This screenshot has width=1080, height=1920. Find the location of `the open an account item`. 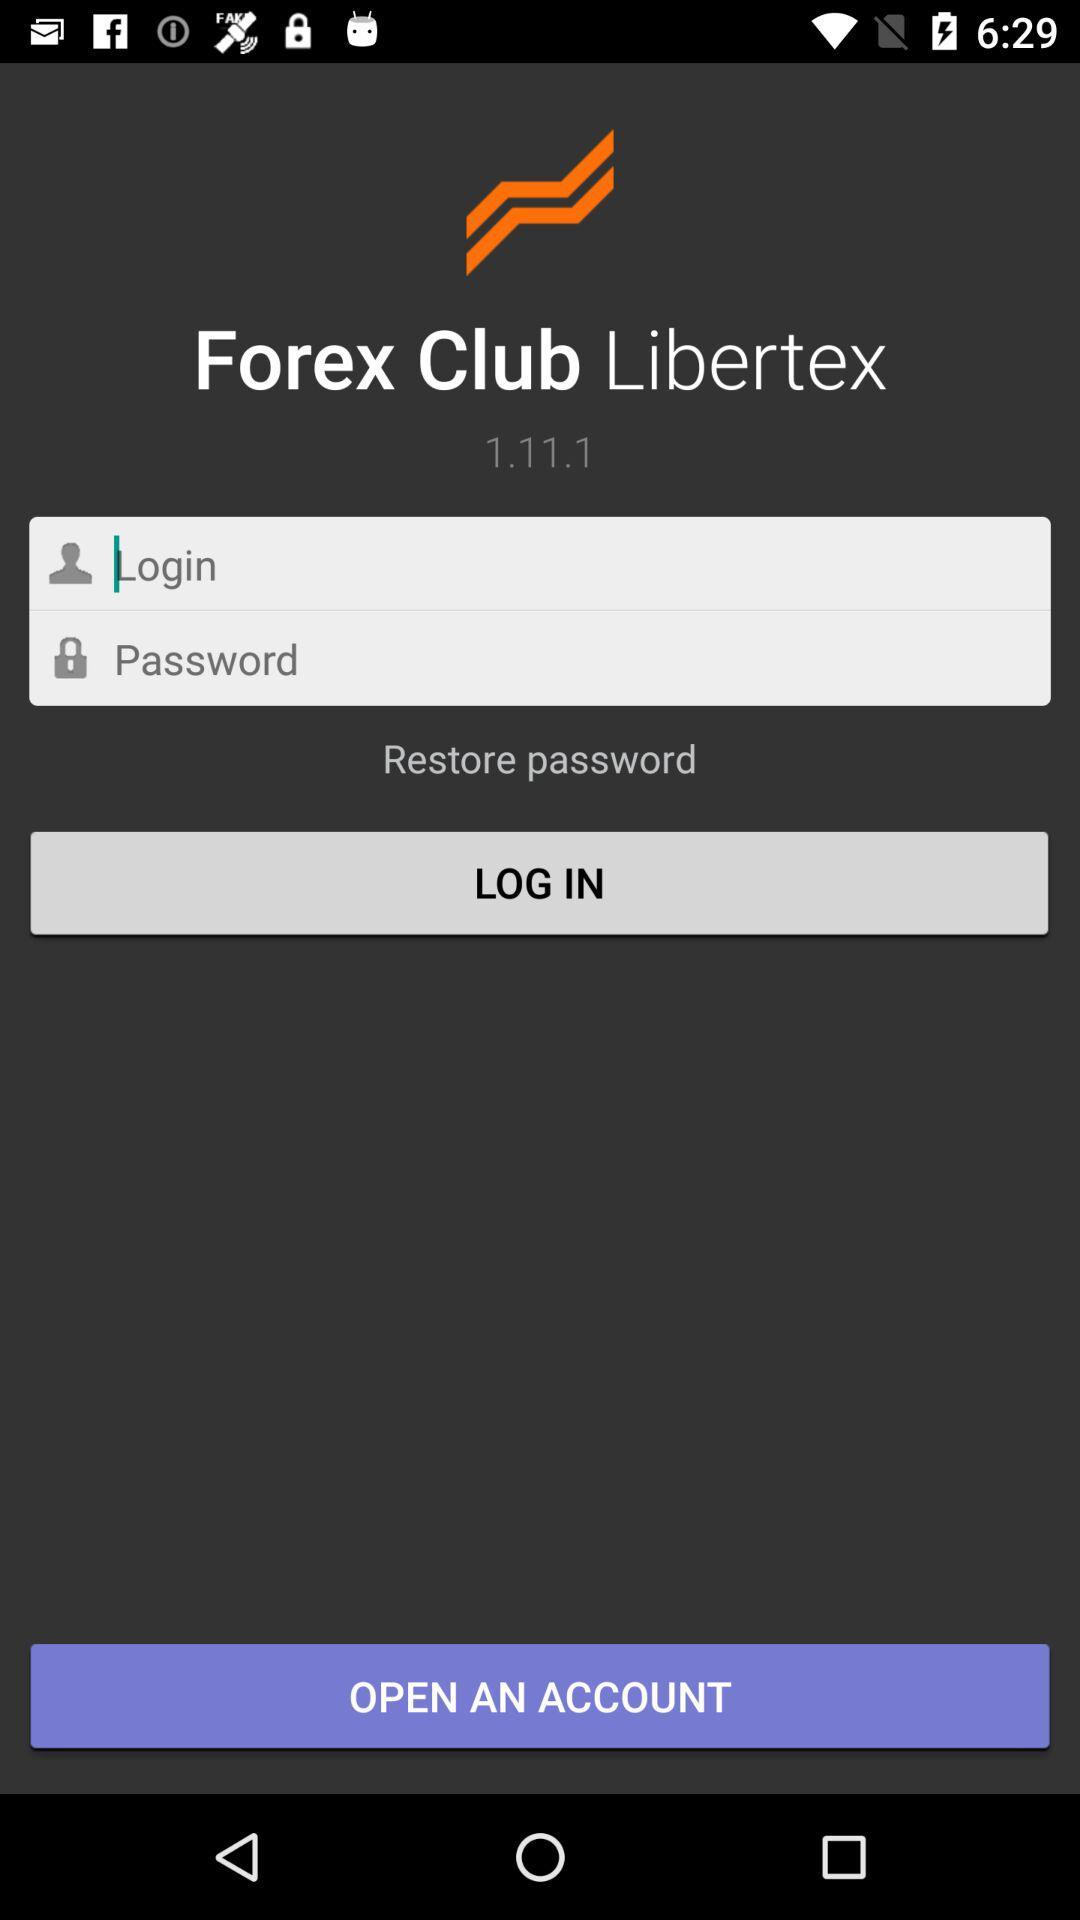

the open an account item is located at coordinates (540, 1697).